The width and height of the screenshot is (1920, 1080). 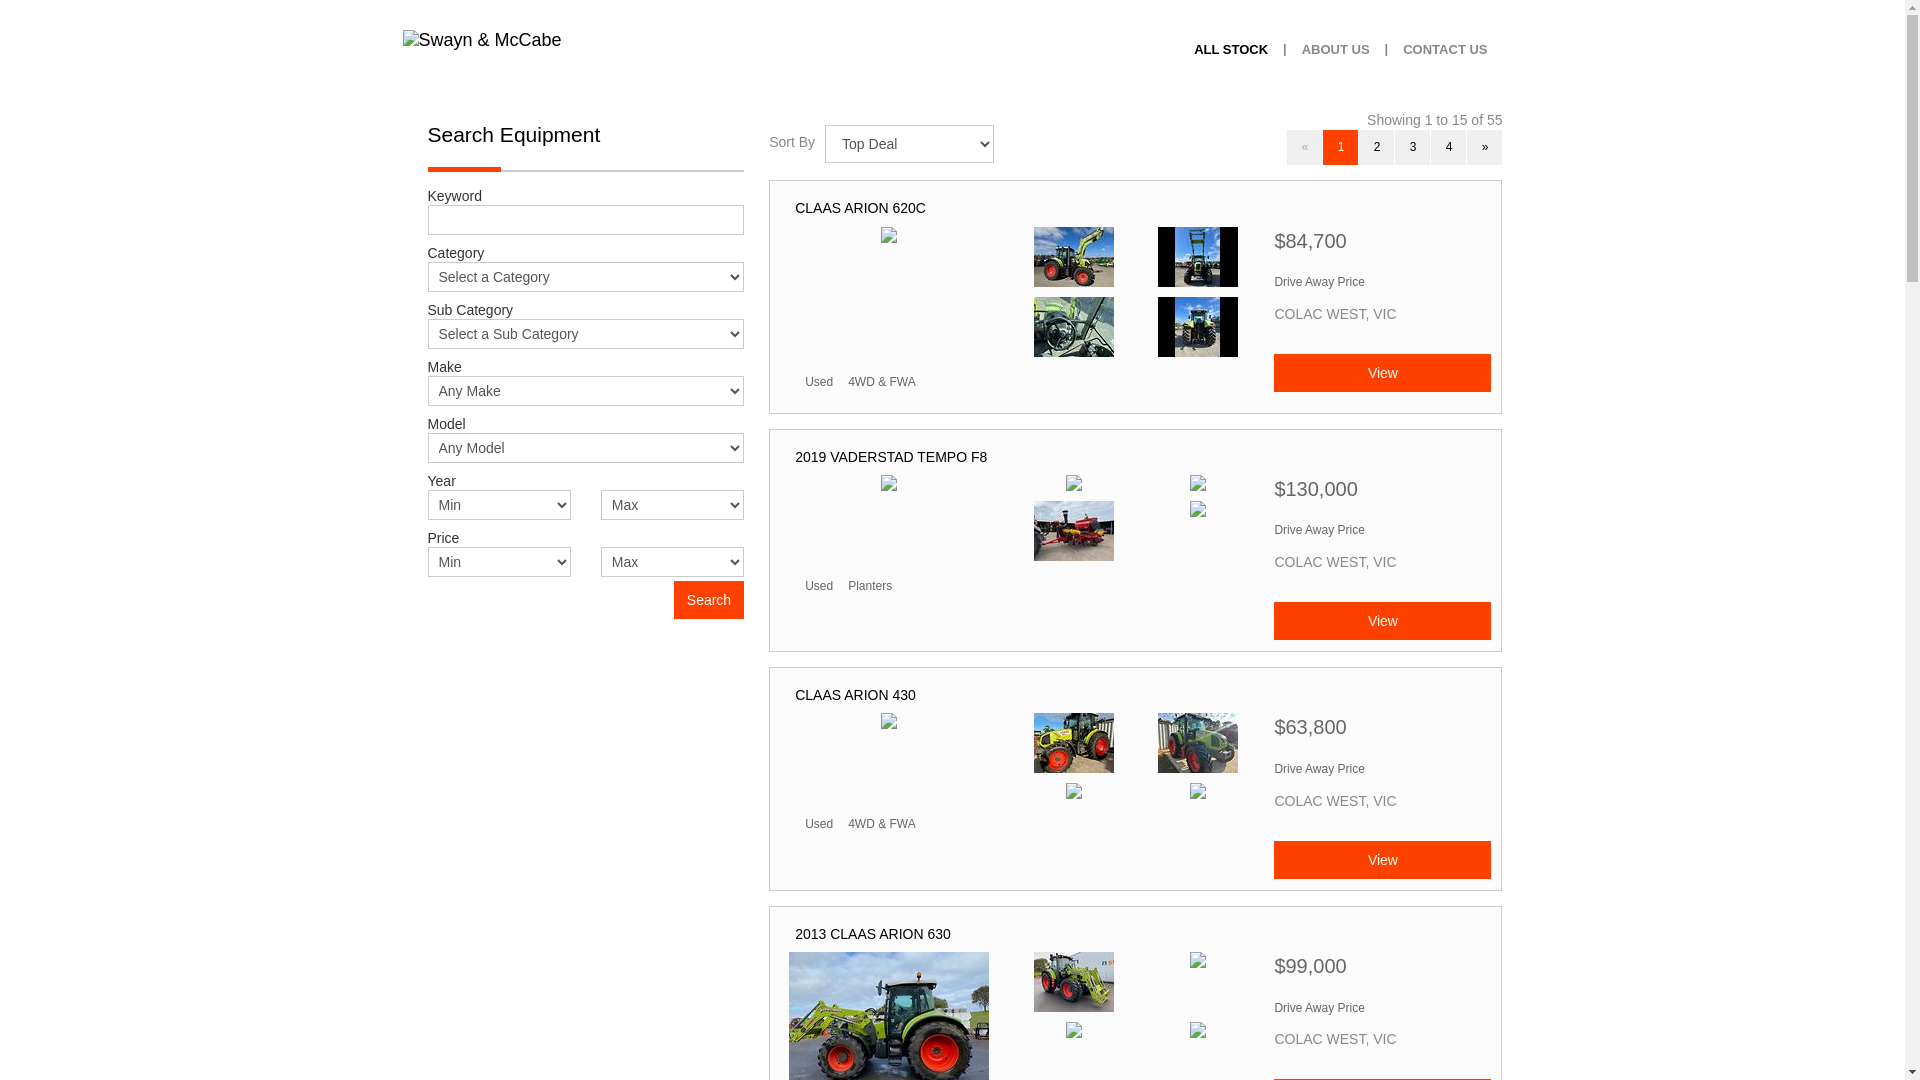 What do you see at coordinates (1272, 970) in the screenshot?
I see `'$99,000'` at bounding box center [1272, 970].